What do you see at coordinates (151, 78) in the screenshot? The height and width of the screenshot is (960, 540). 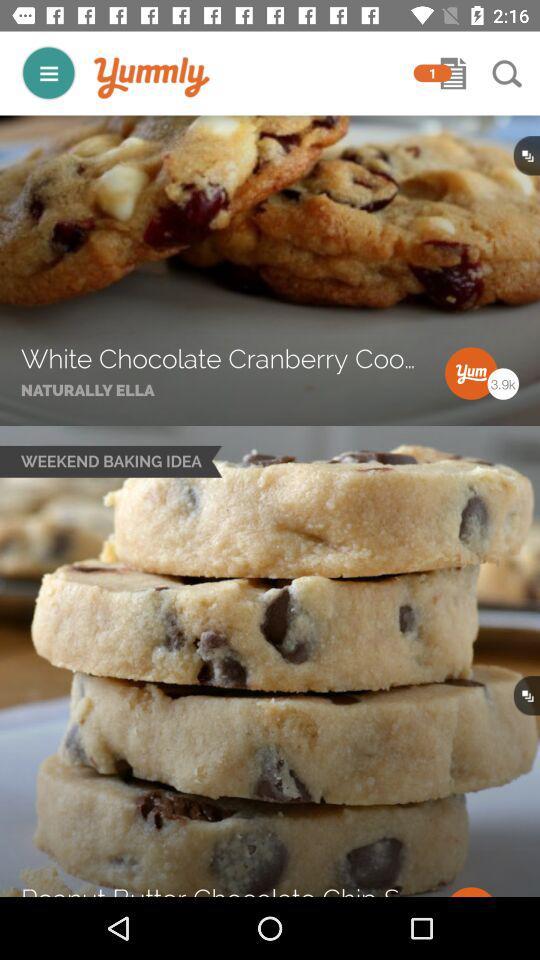 I see `text right right to menu icon` at bounding box center [151, 78].